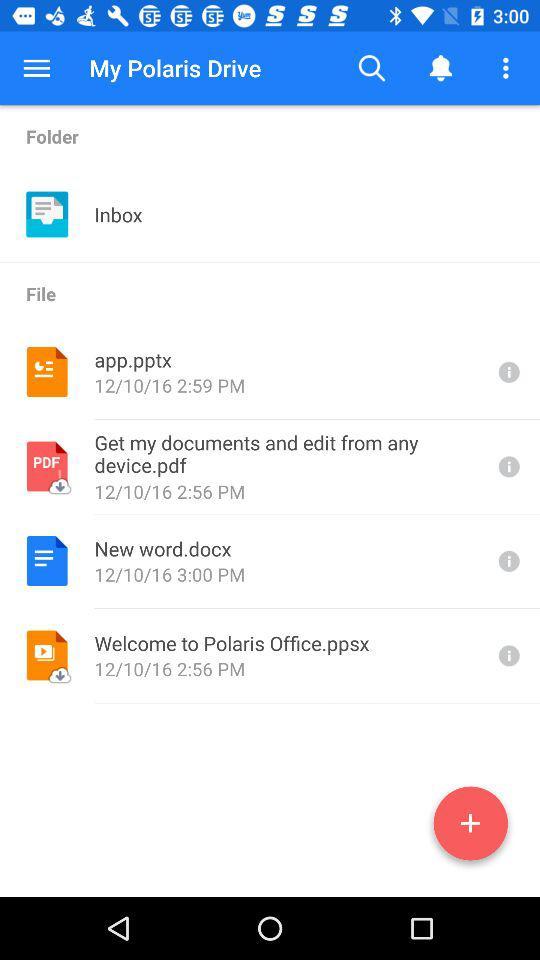 The image size is (540, 960). What do you see at coordinates (507, 561) in the screenshot?
I see `open information` at bounding box center [507, 561].